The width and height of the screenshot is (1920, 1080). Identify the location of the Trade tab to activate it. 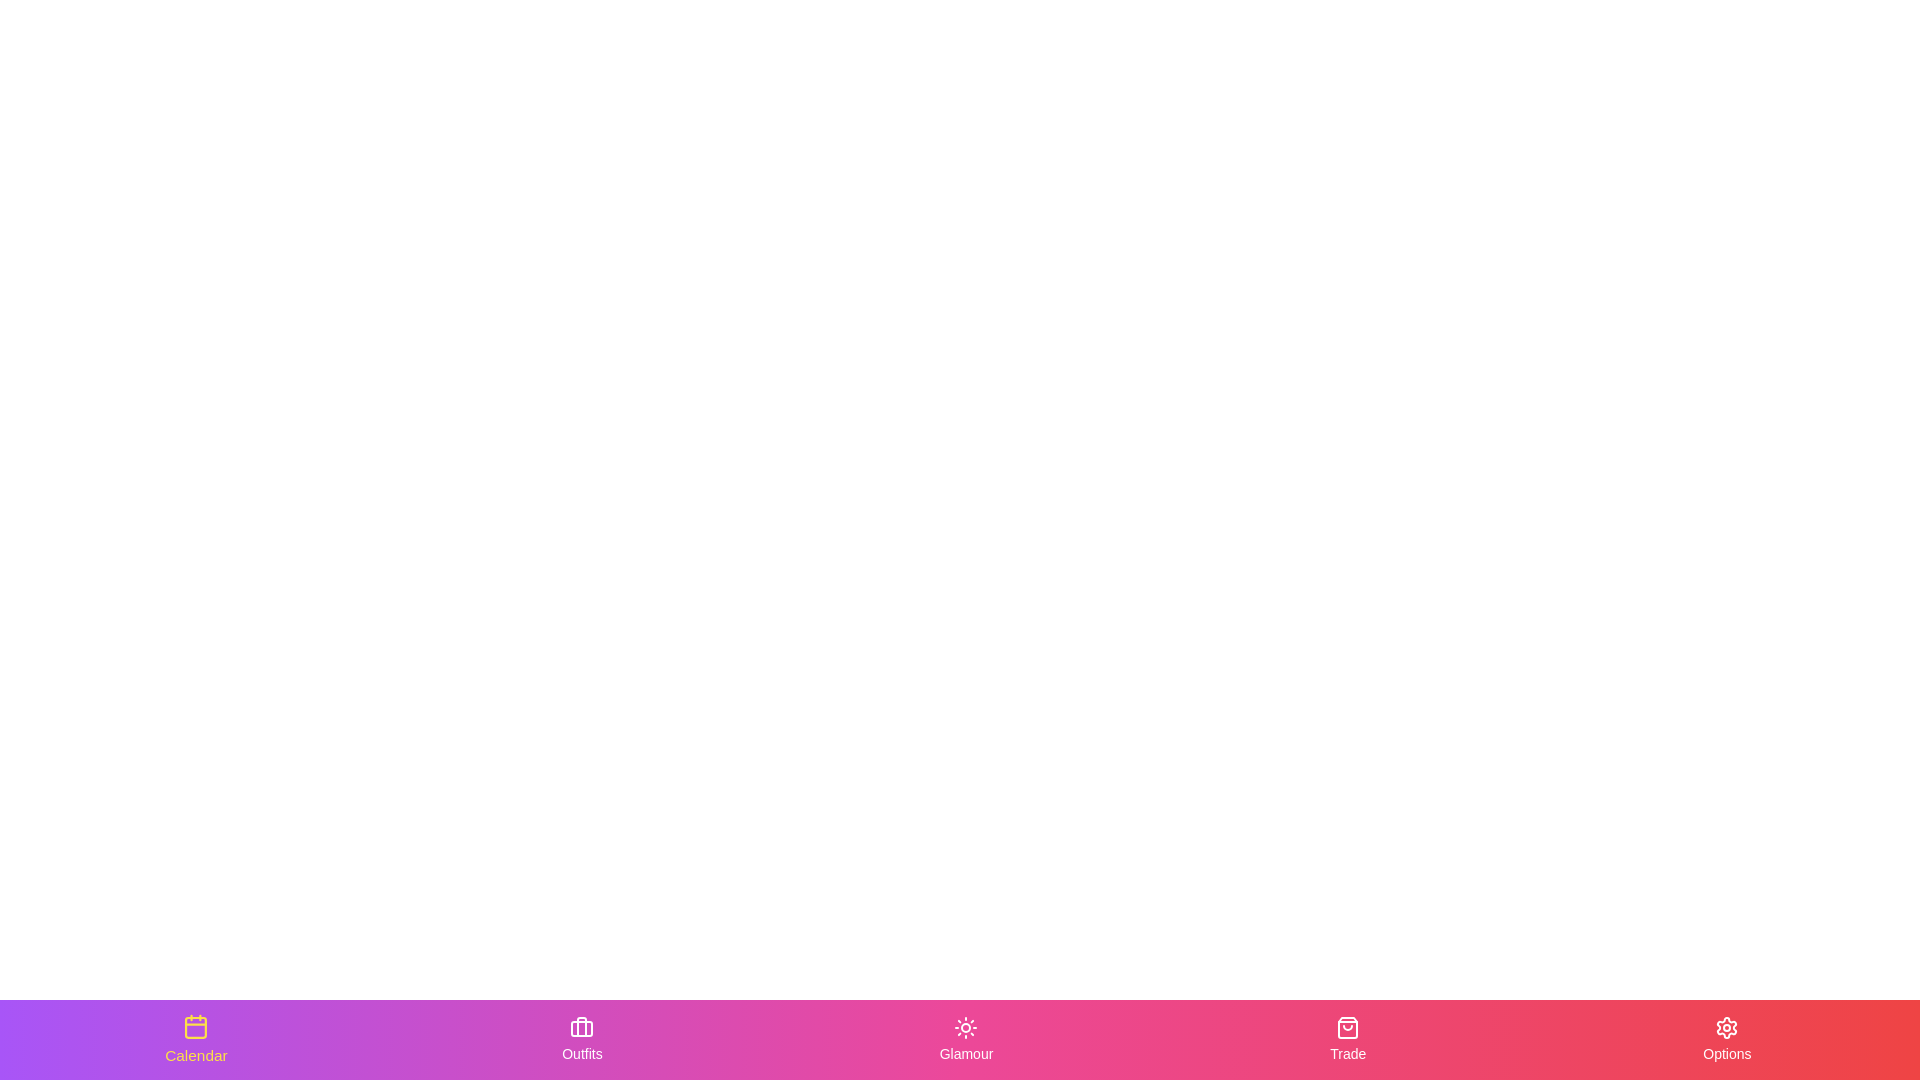
(1348, 1039).